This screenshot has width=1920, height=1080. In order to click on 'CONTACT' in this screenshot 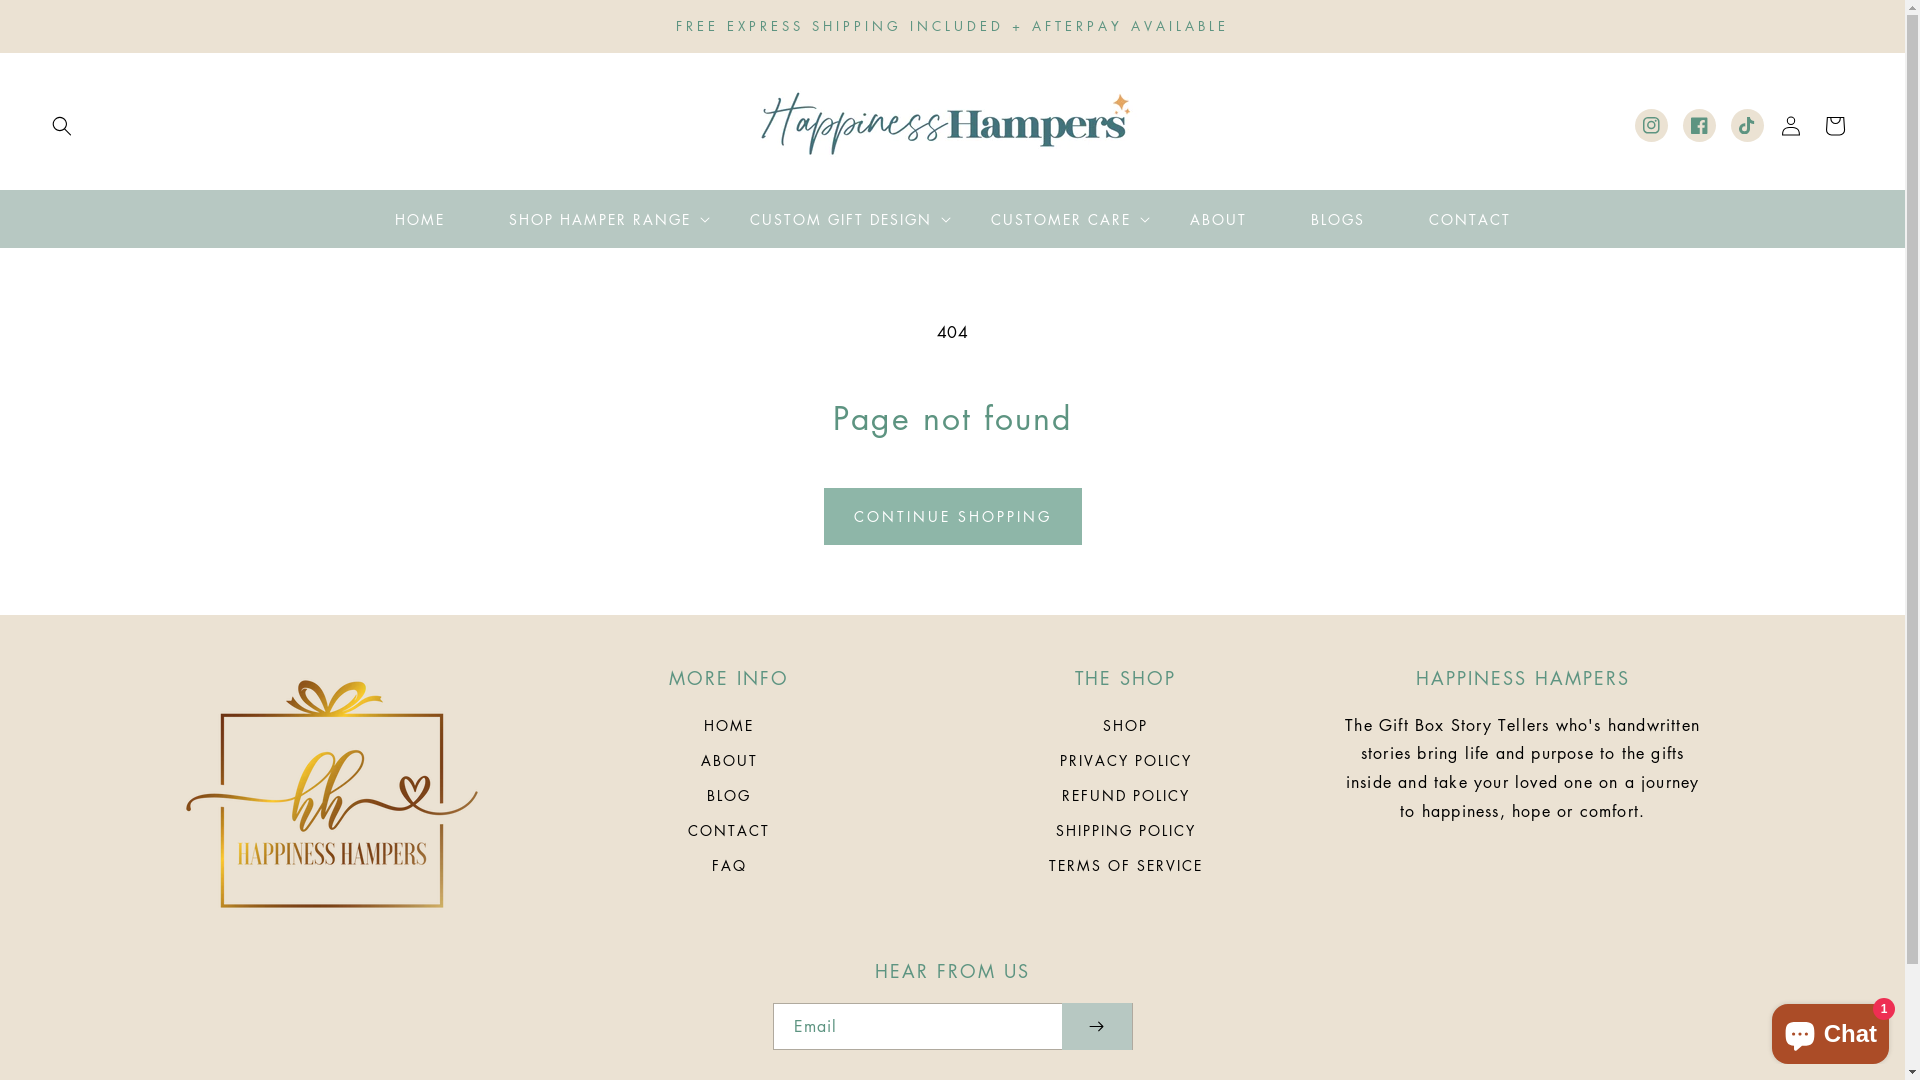, I will do `click(1395, 219)`.